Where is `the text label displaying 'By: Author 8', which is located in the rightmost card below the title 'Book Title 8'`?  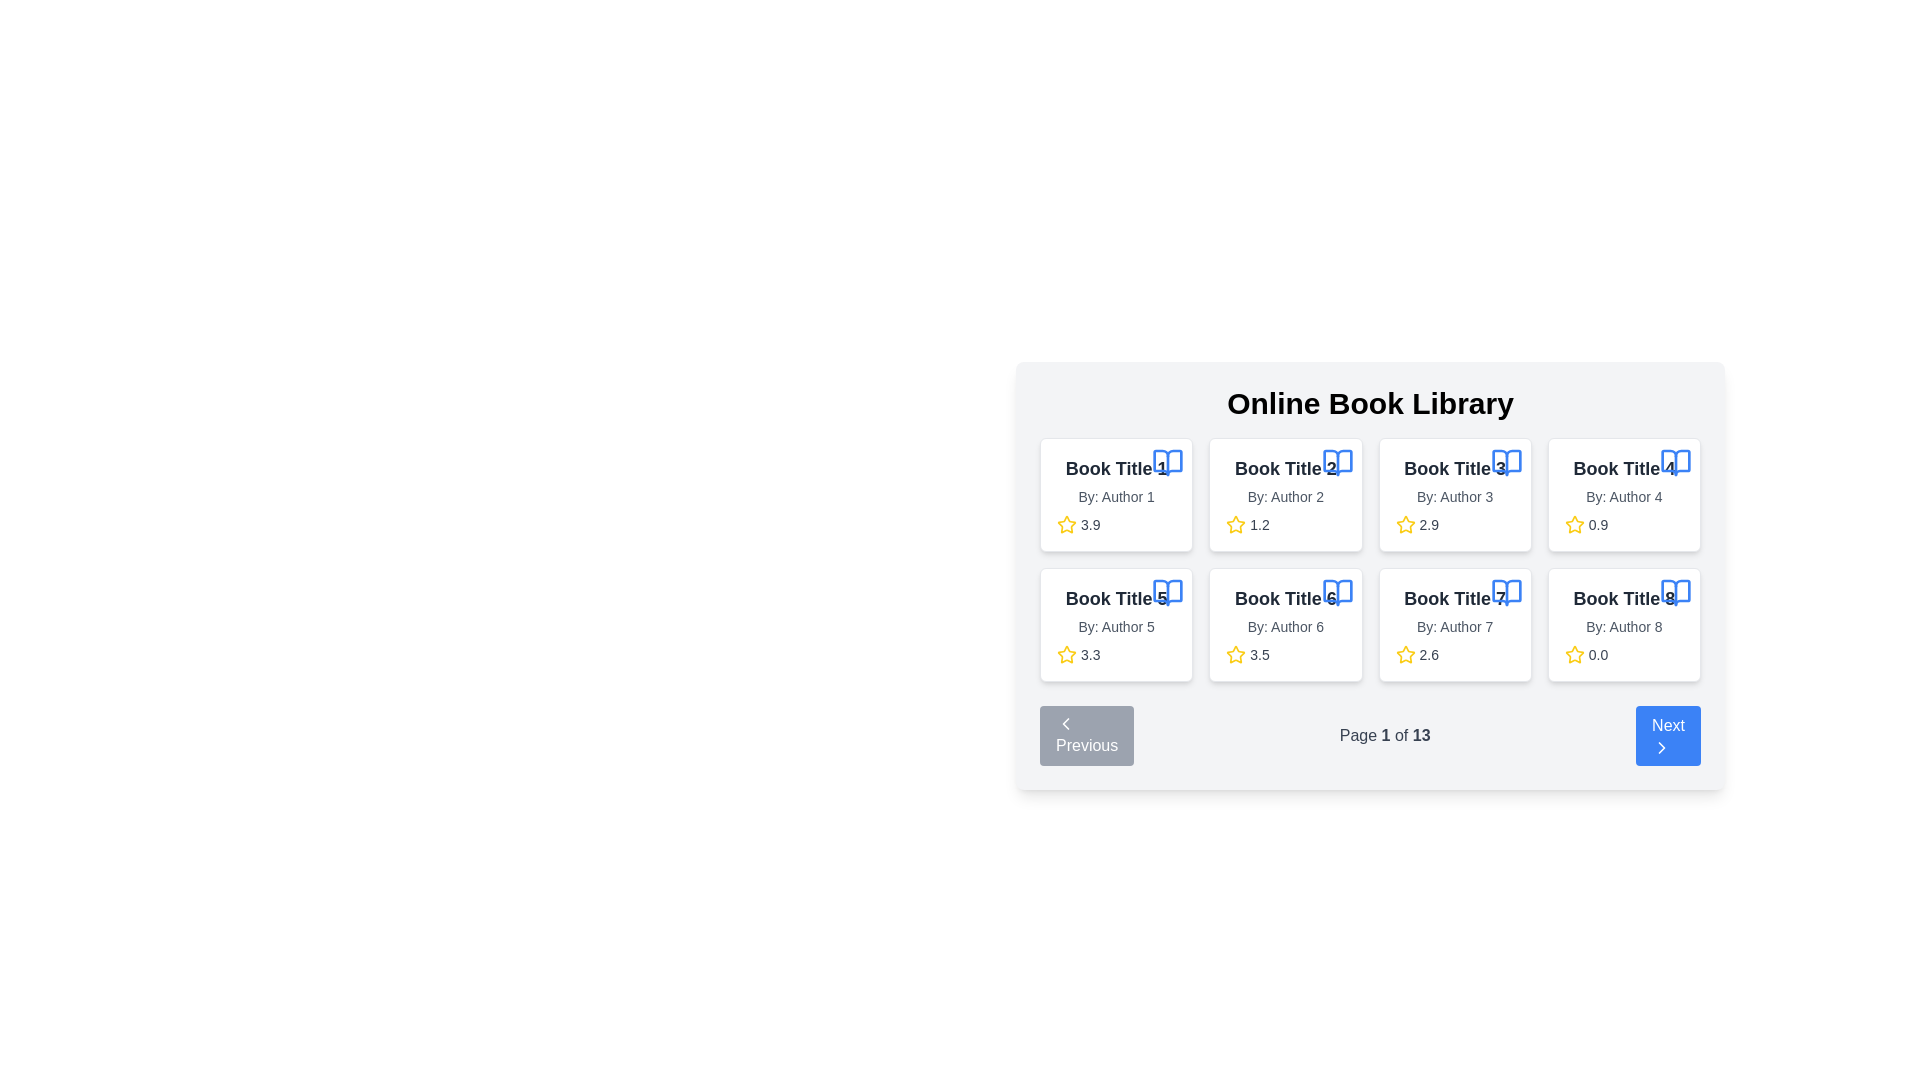
the text label displaying 'By: Author 8', which is located in the rightmost card below the title 'Book Title 8' is located at coordinates (1624, 626).